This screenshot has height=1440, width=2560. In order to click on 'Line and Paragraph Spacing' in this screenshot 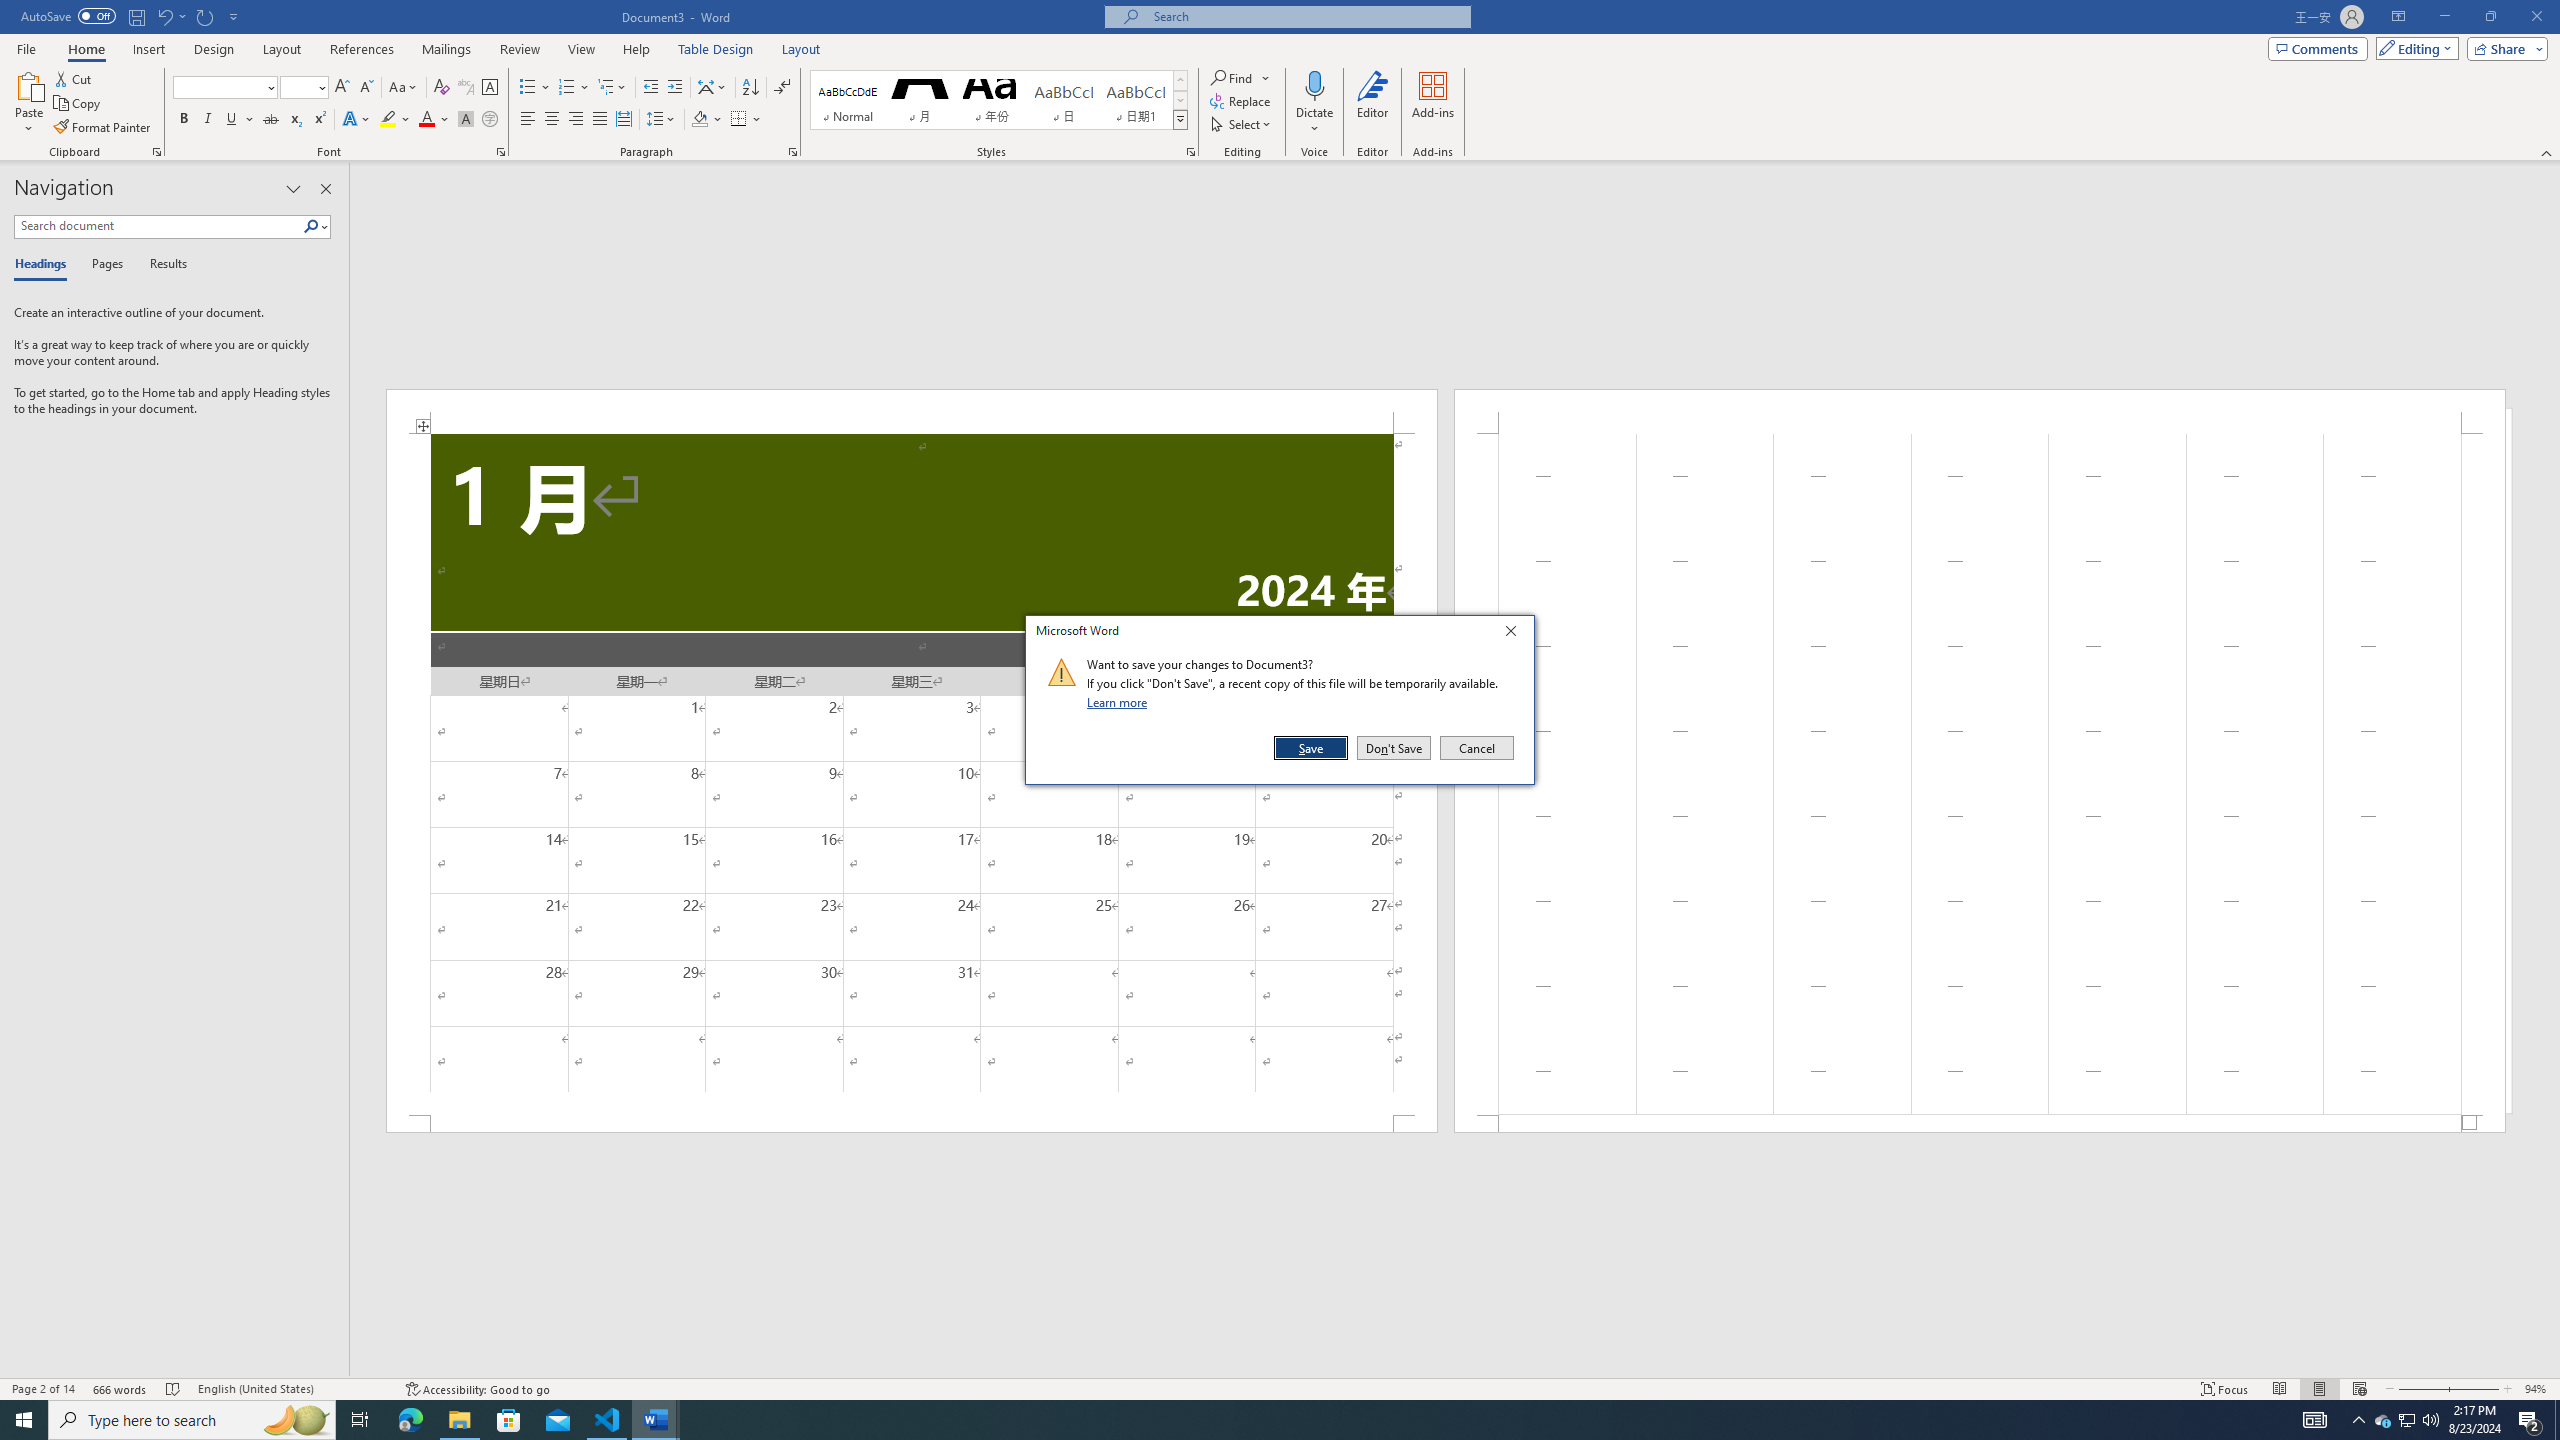, I will do `click(663, 118)`.